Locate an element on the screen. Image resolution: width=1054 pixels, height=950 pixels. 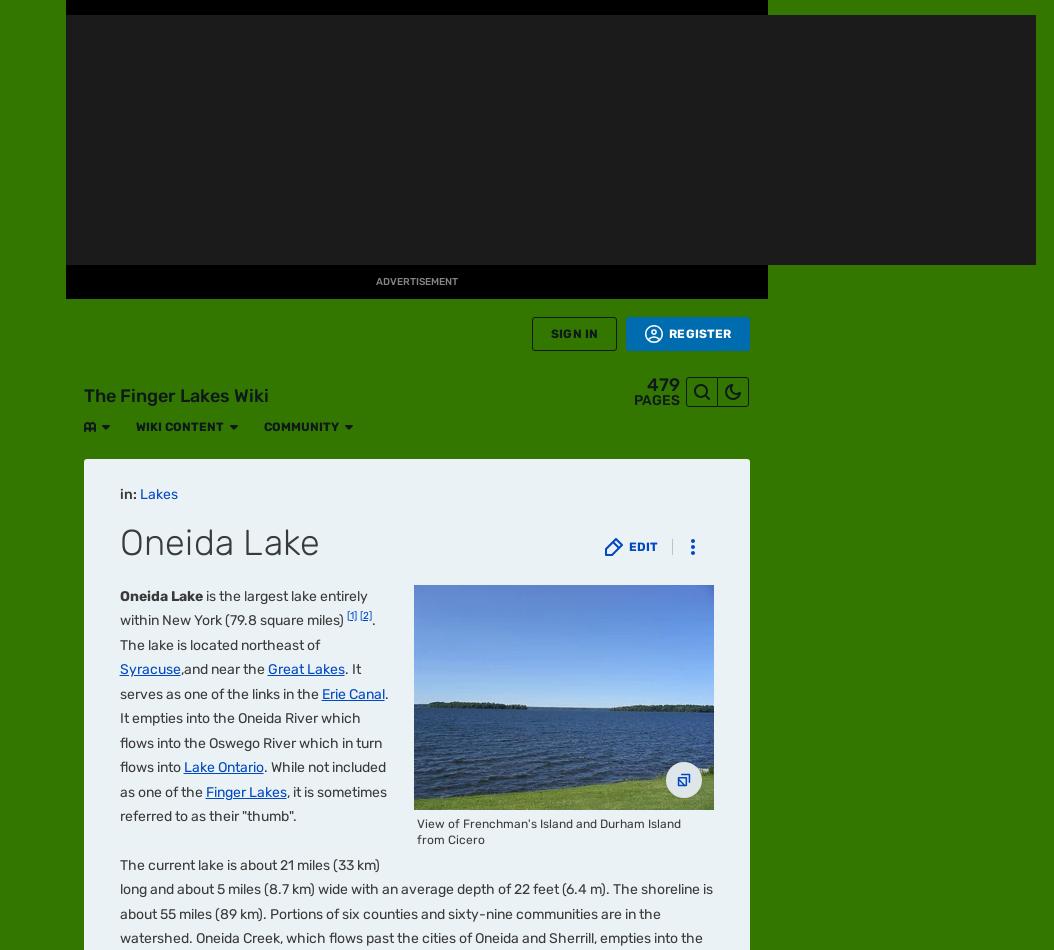
'TV' is located at coordinates (32, 501).